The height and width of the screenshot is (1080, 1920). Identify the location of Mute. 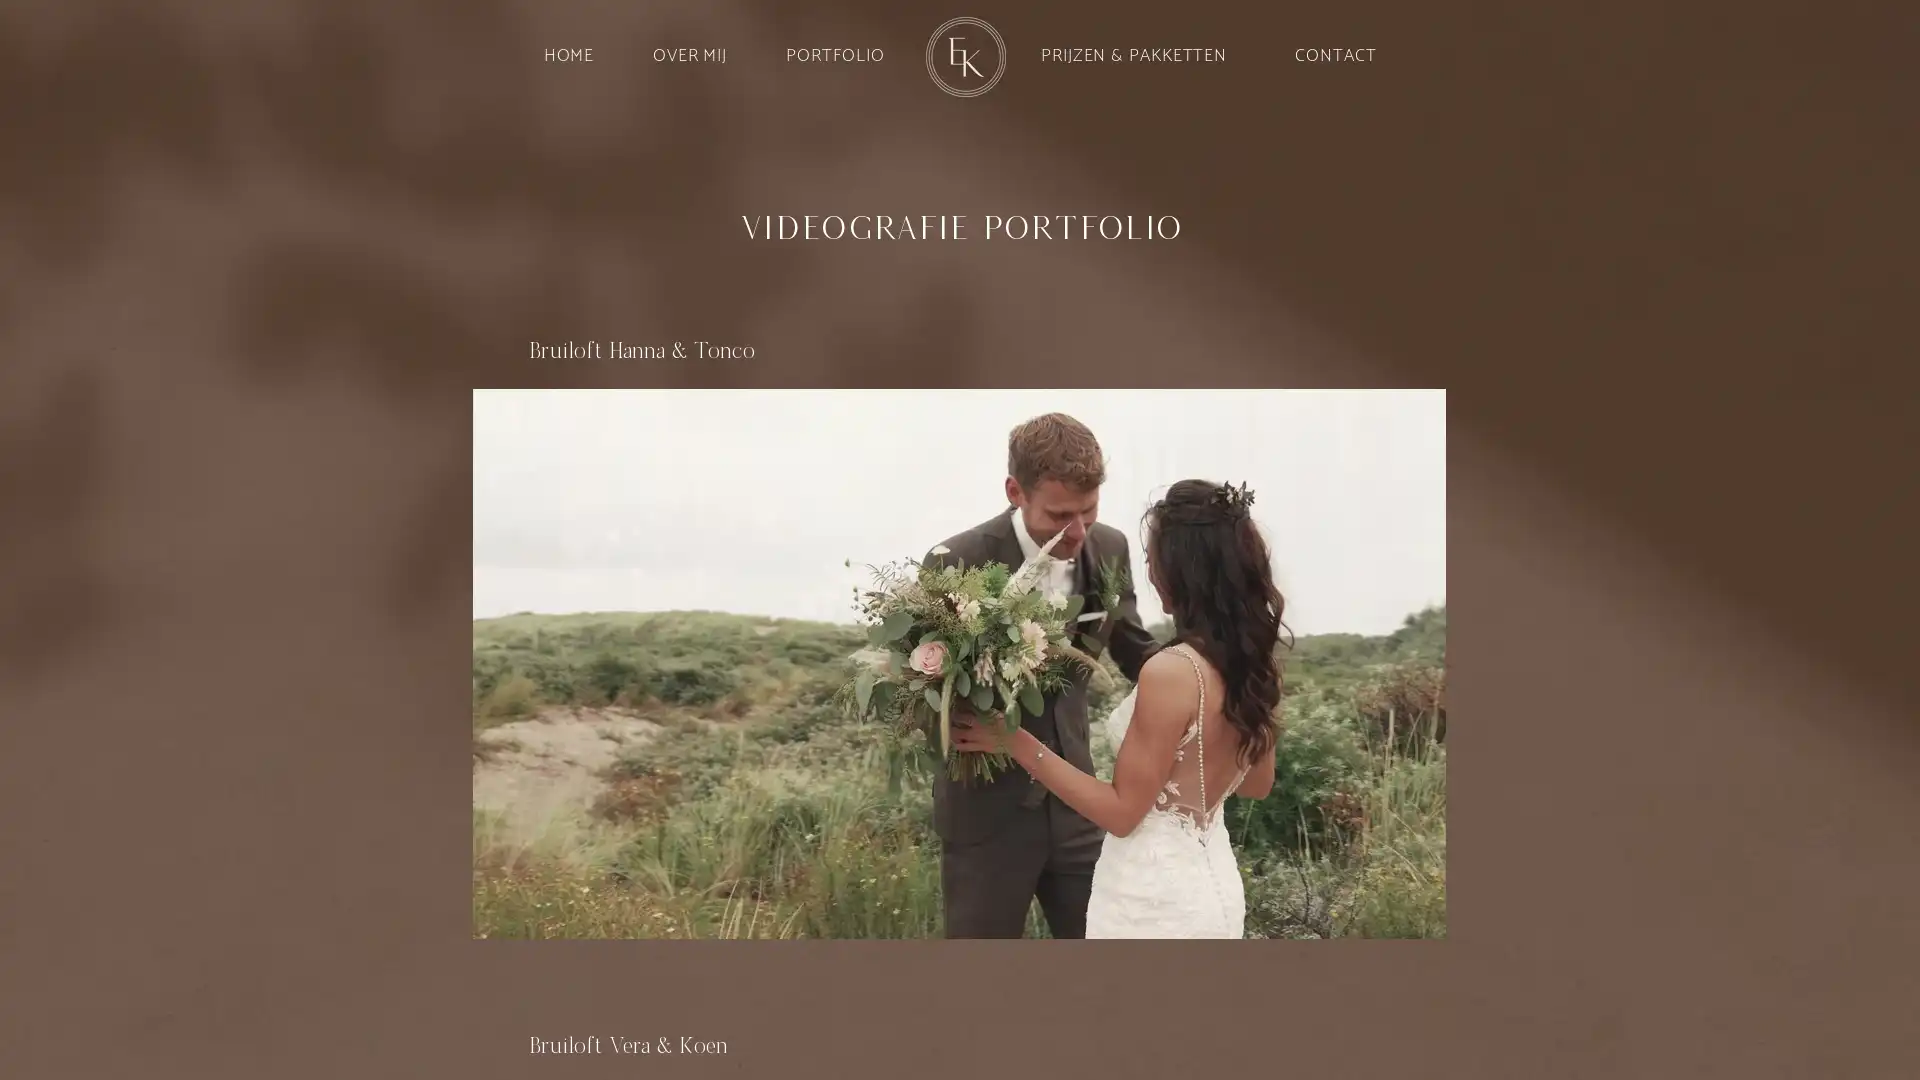
(1419, 917).